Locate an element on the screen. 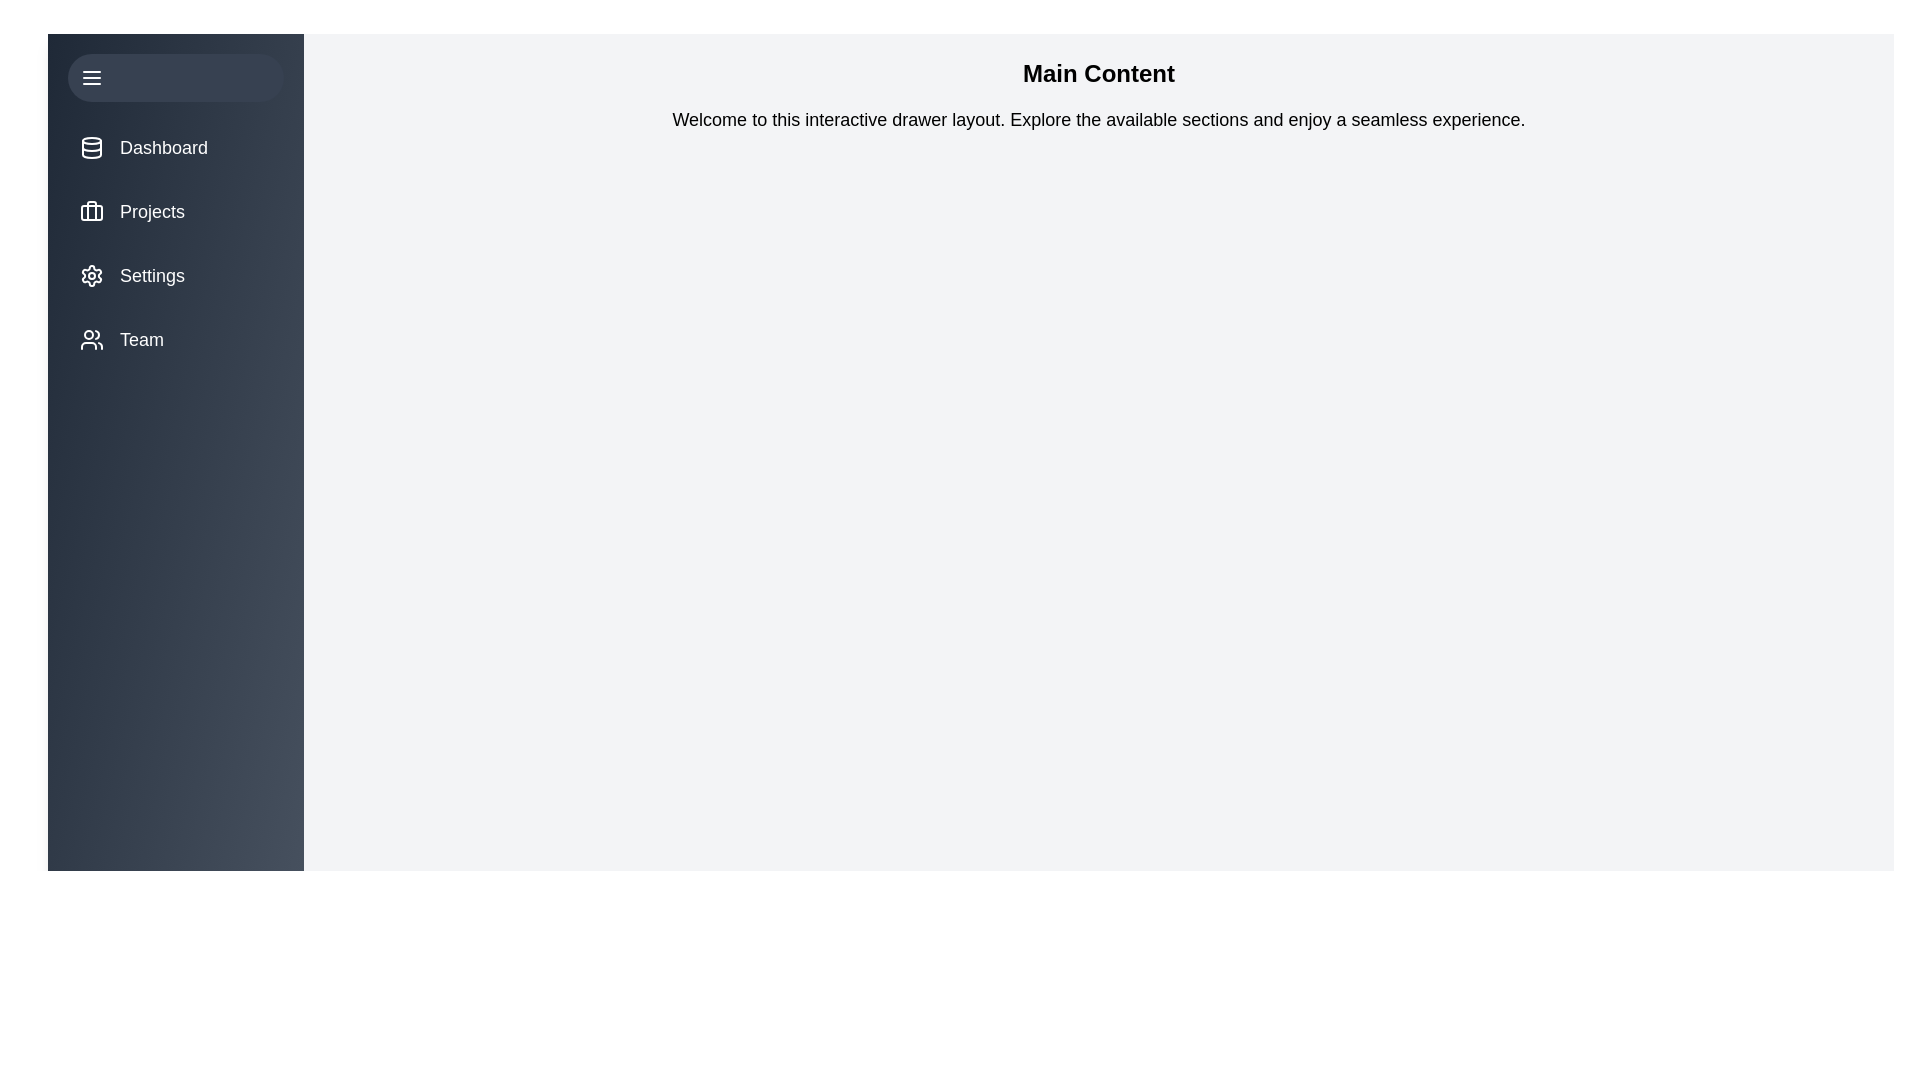  the menu item Team from the drawer is located at coordinates (176, 338).